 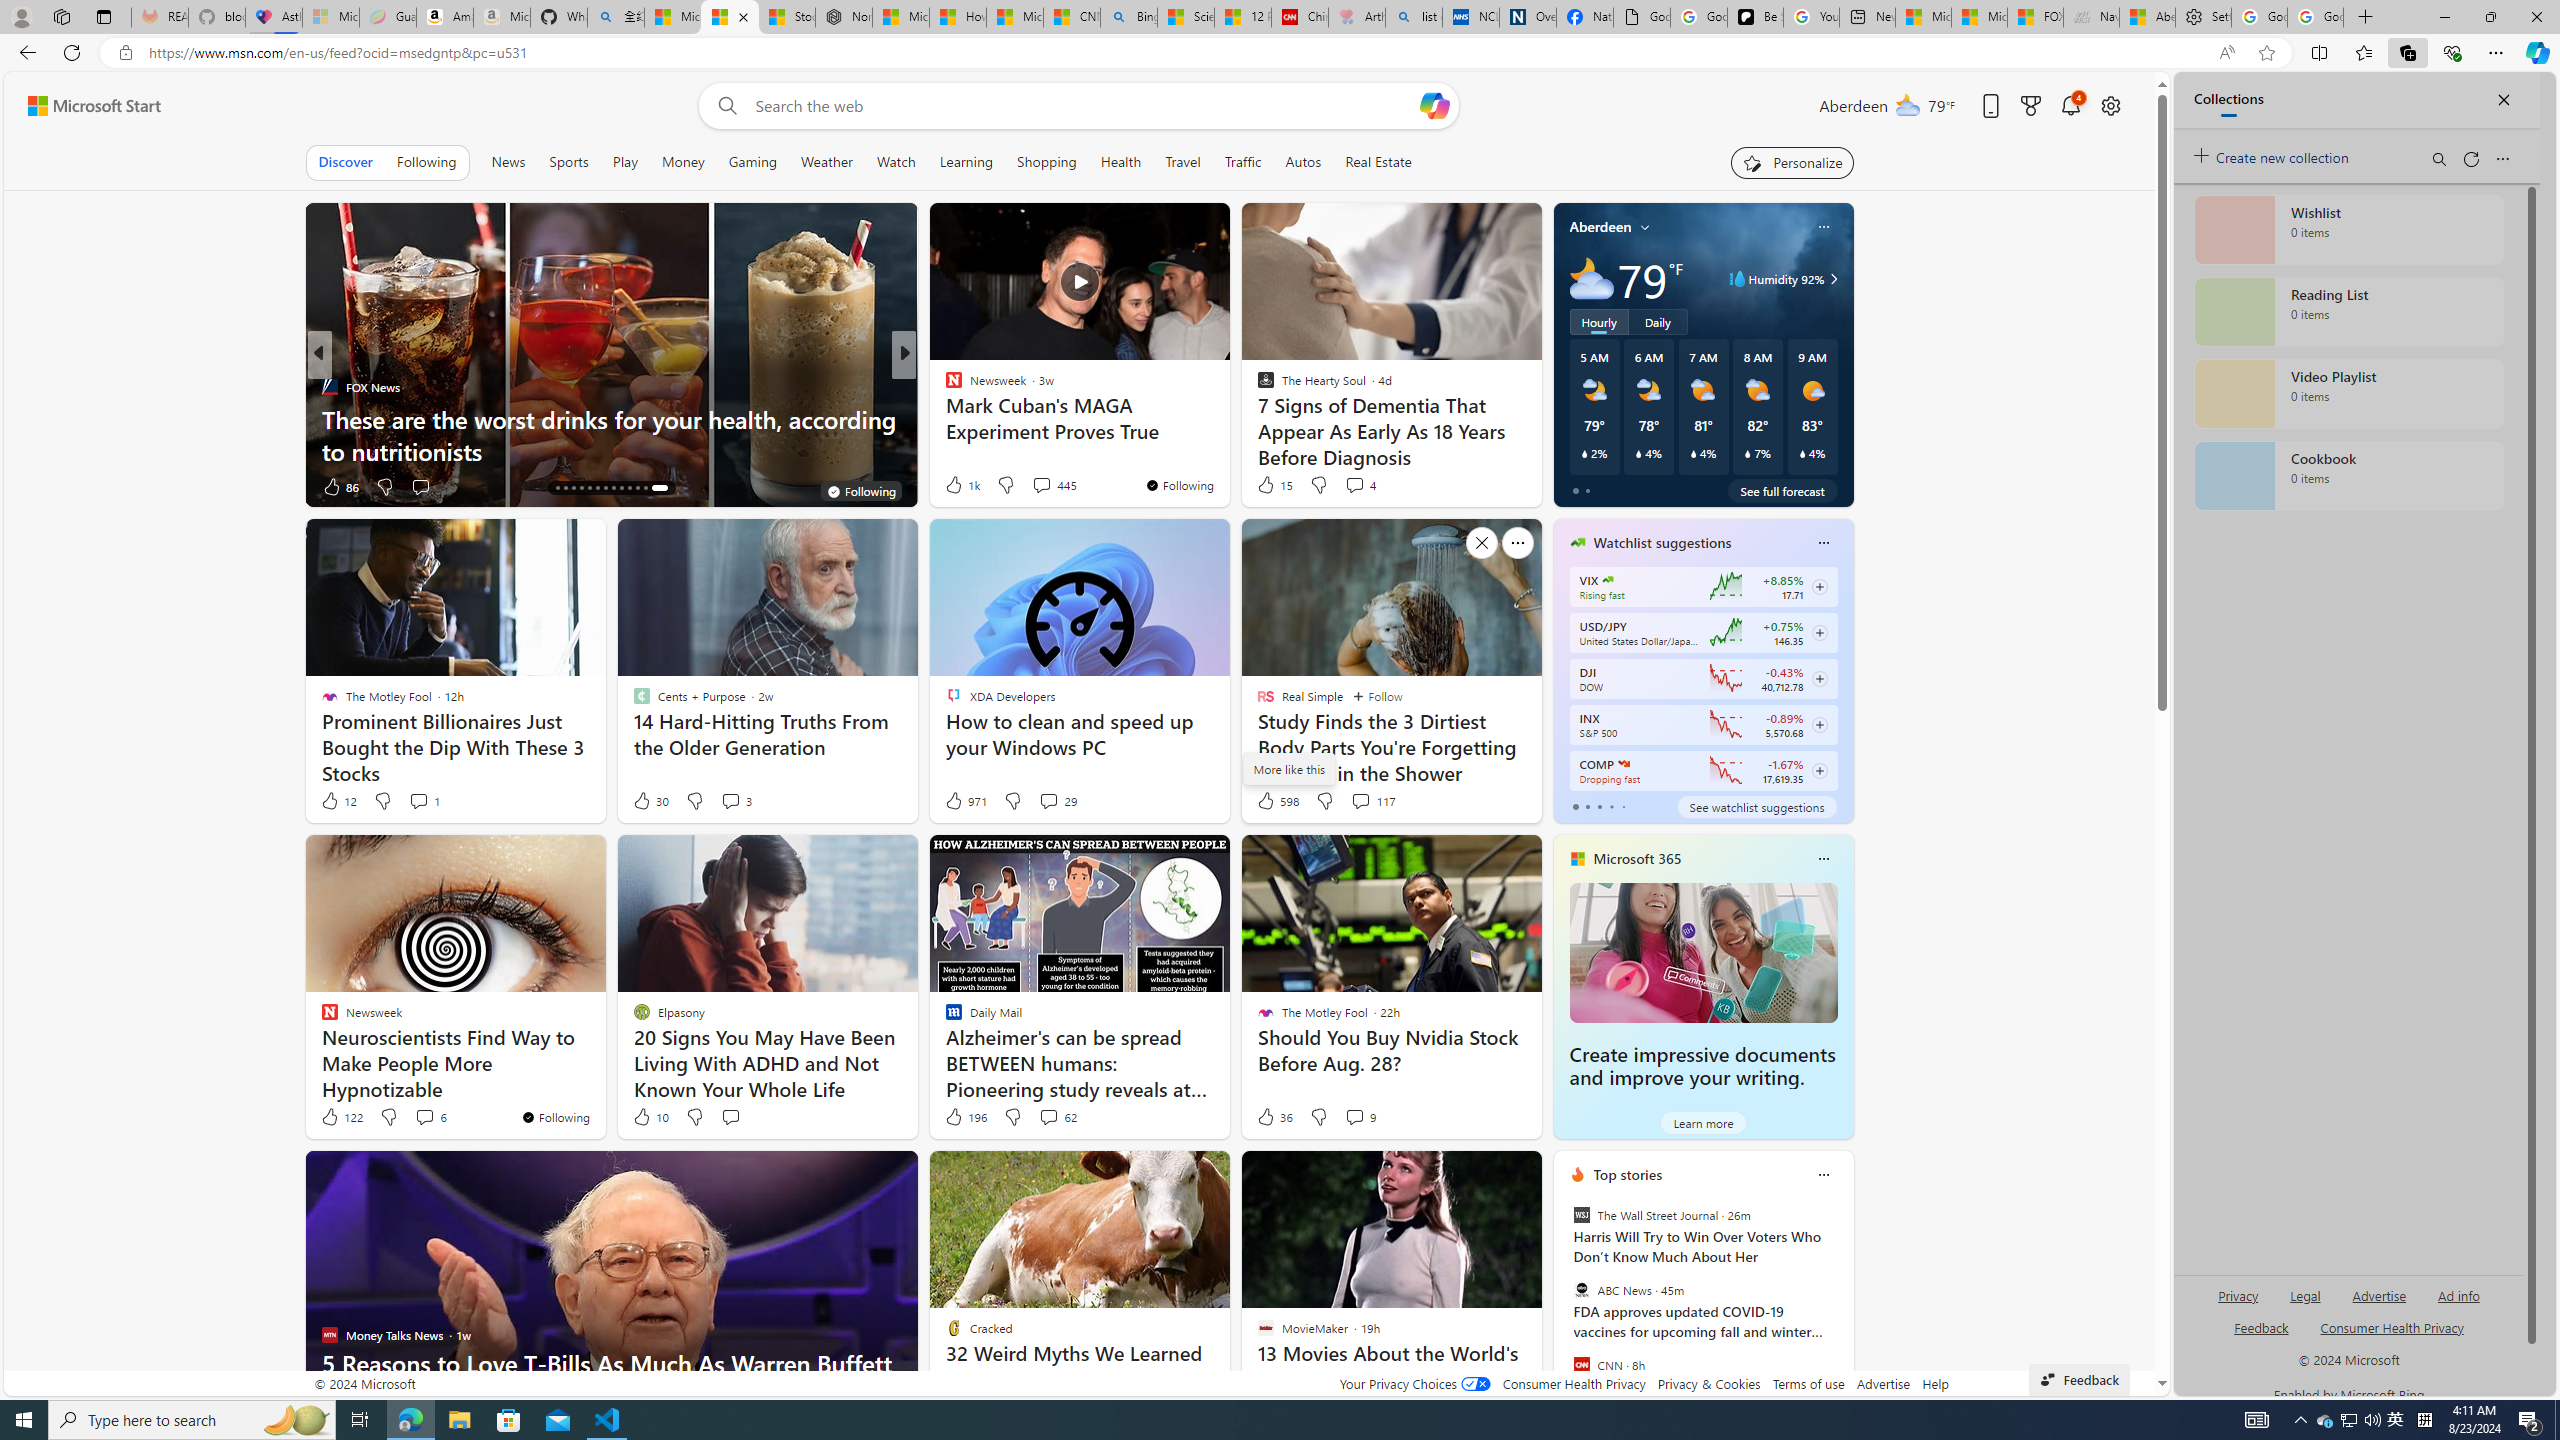 I want to click on 'NASDAQ', so click(x=1623, y=762).